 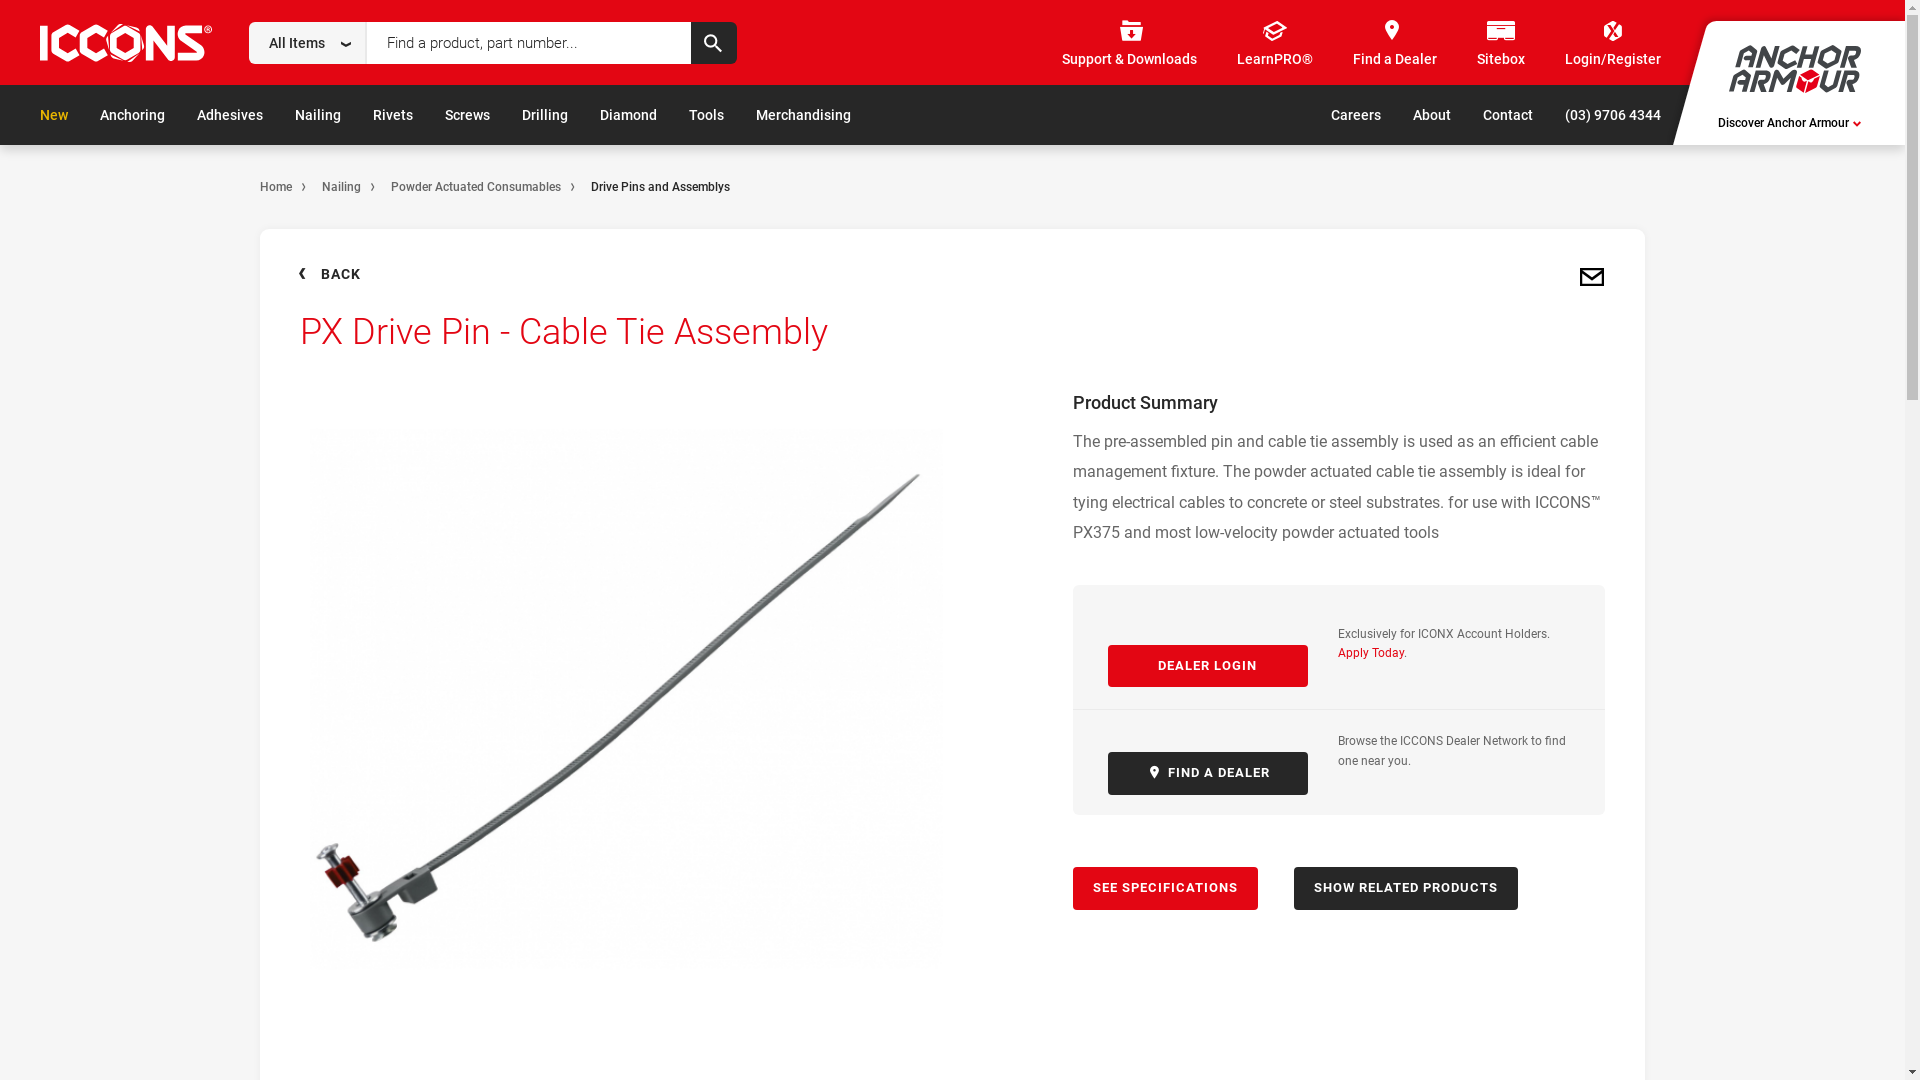 I want to click on 'Tools', so click(x=689, y=115).